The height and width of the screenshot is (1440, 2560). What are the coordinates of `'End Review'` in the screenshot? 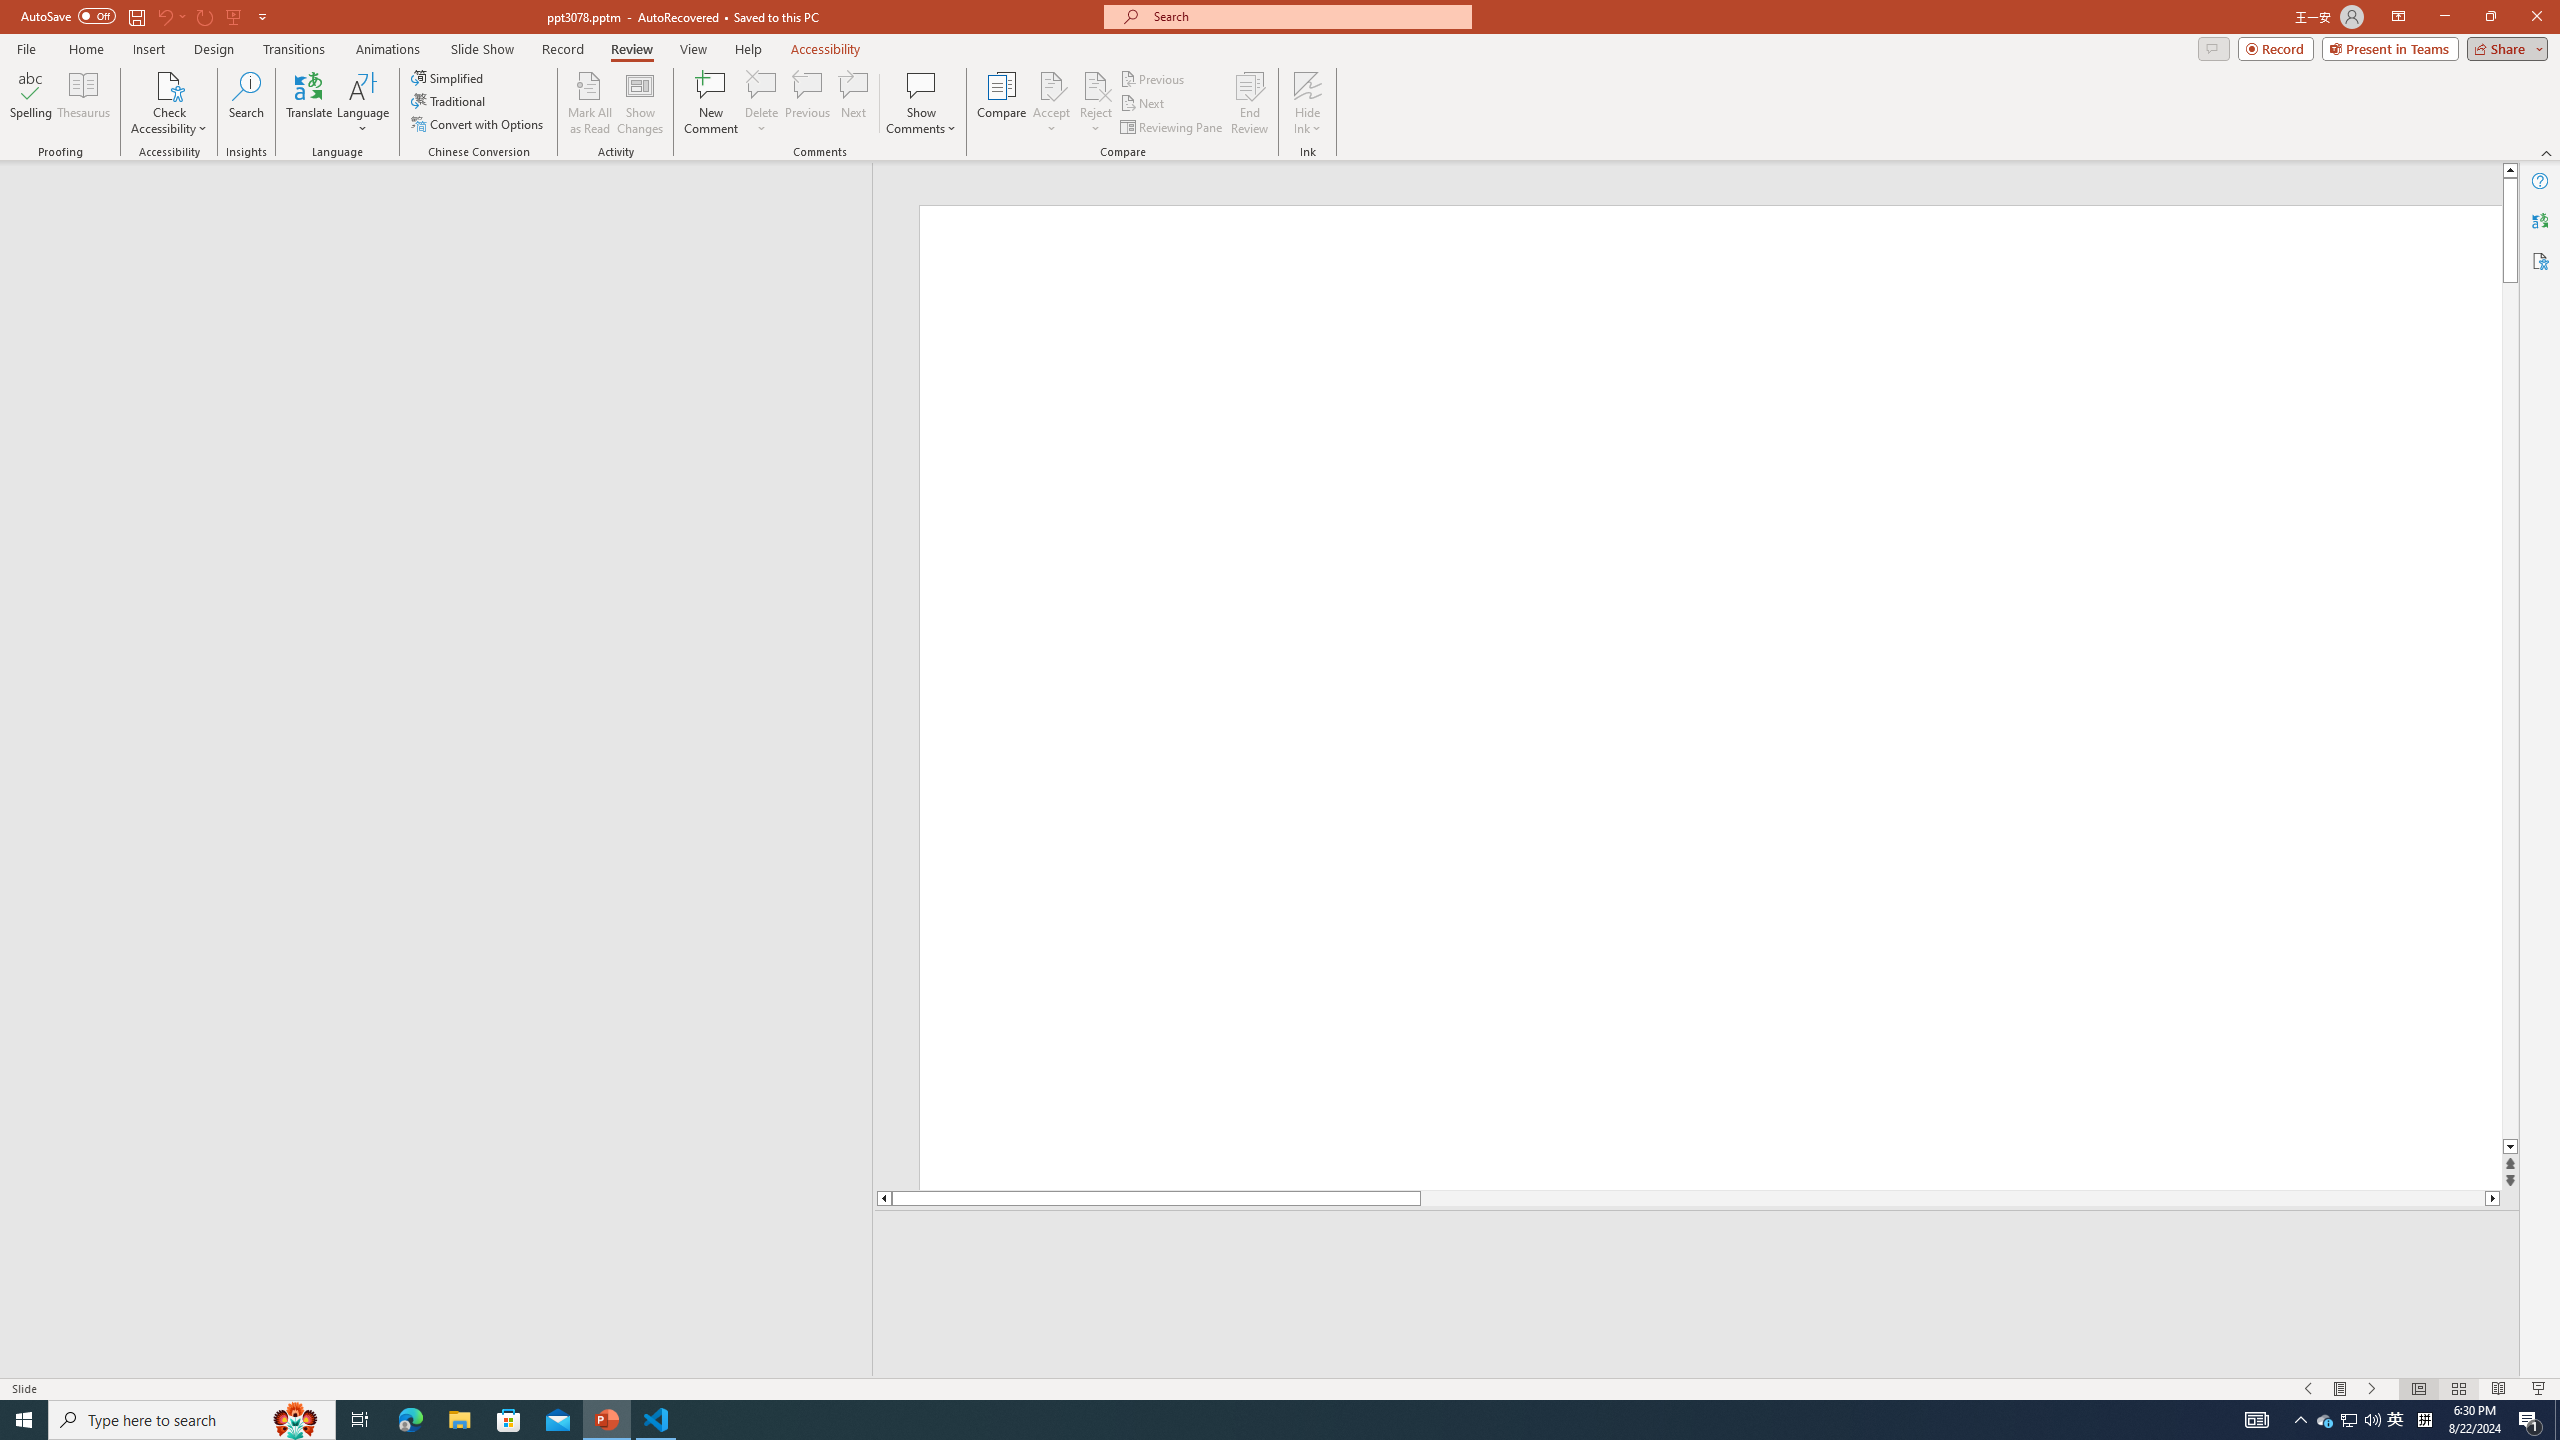 It's located at (1248, 103).